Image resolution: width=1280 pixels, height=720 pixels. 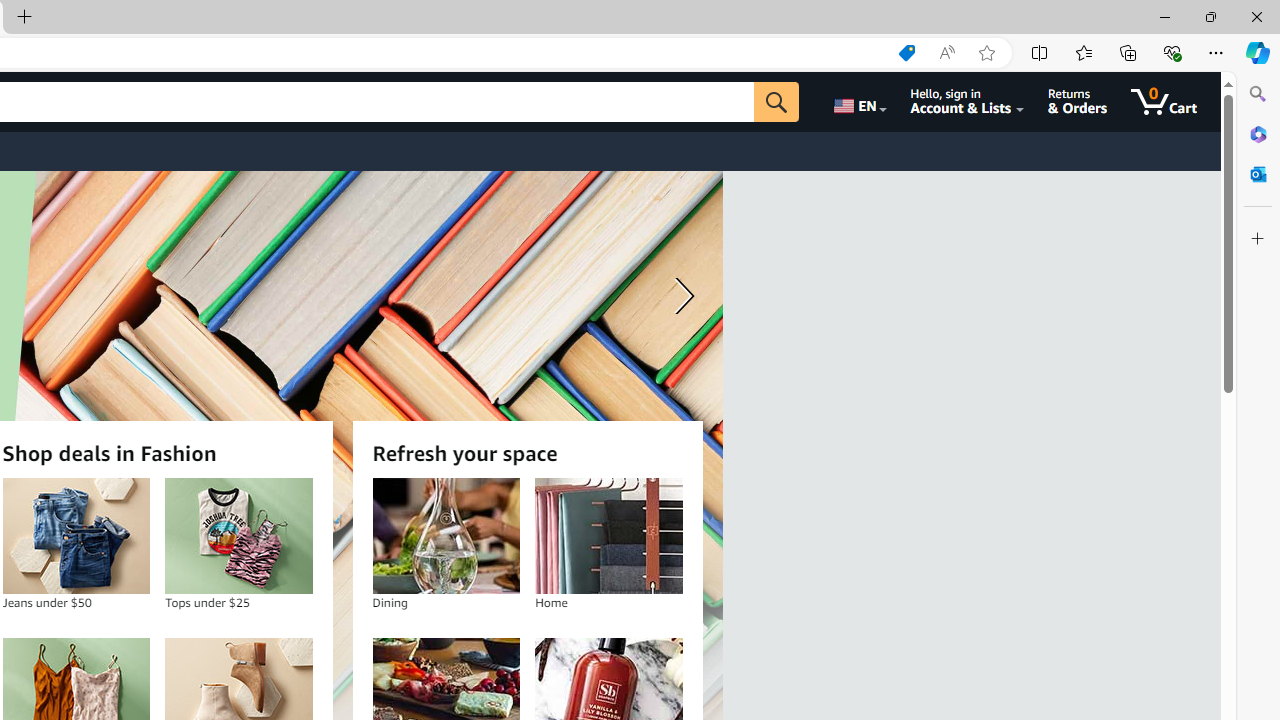 I want to click on 'Dining', so click(x=445, y=535).